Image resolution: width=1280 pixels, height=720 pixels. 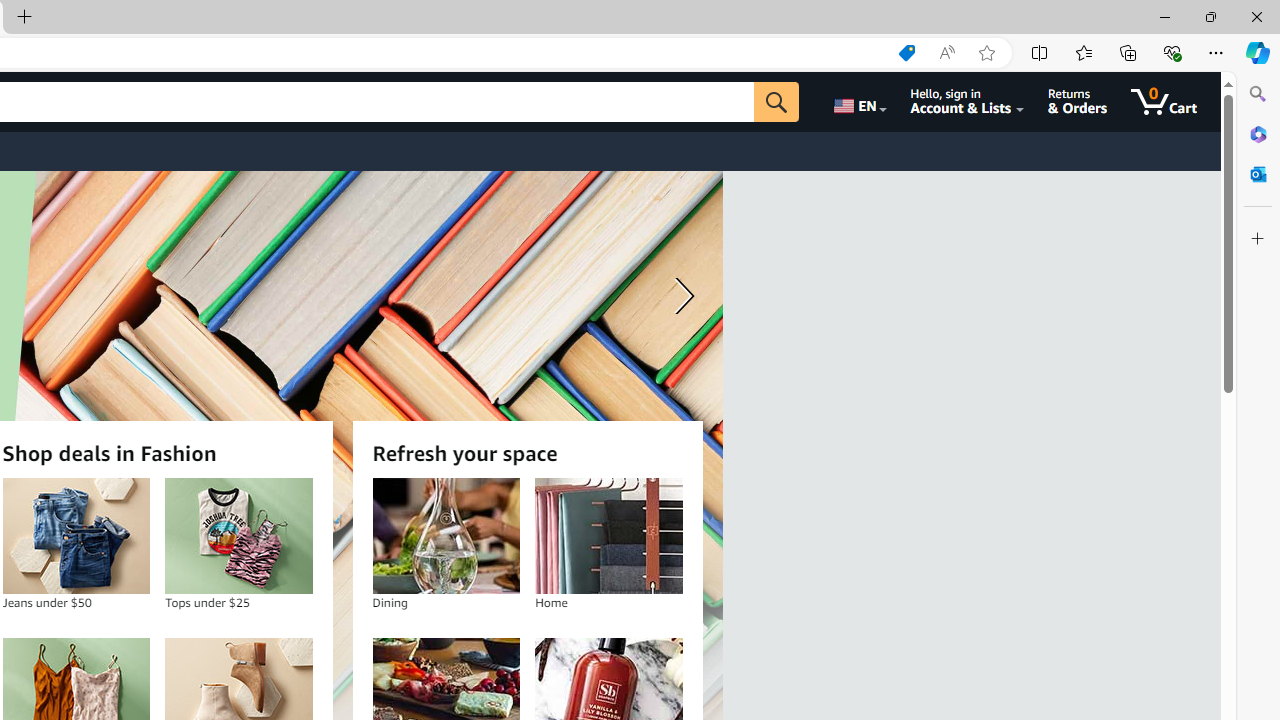 I want to click on 'Dining', so click(x=445, y=535).